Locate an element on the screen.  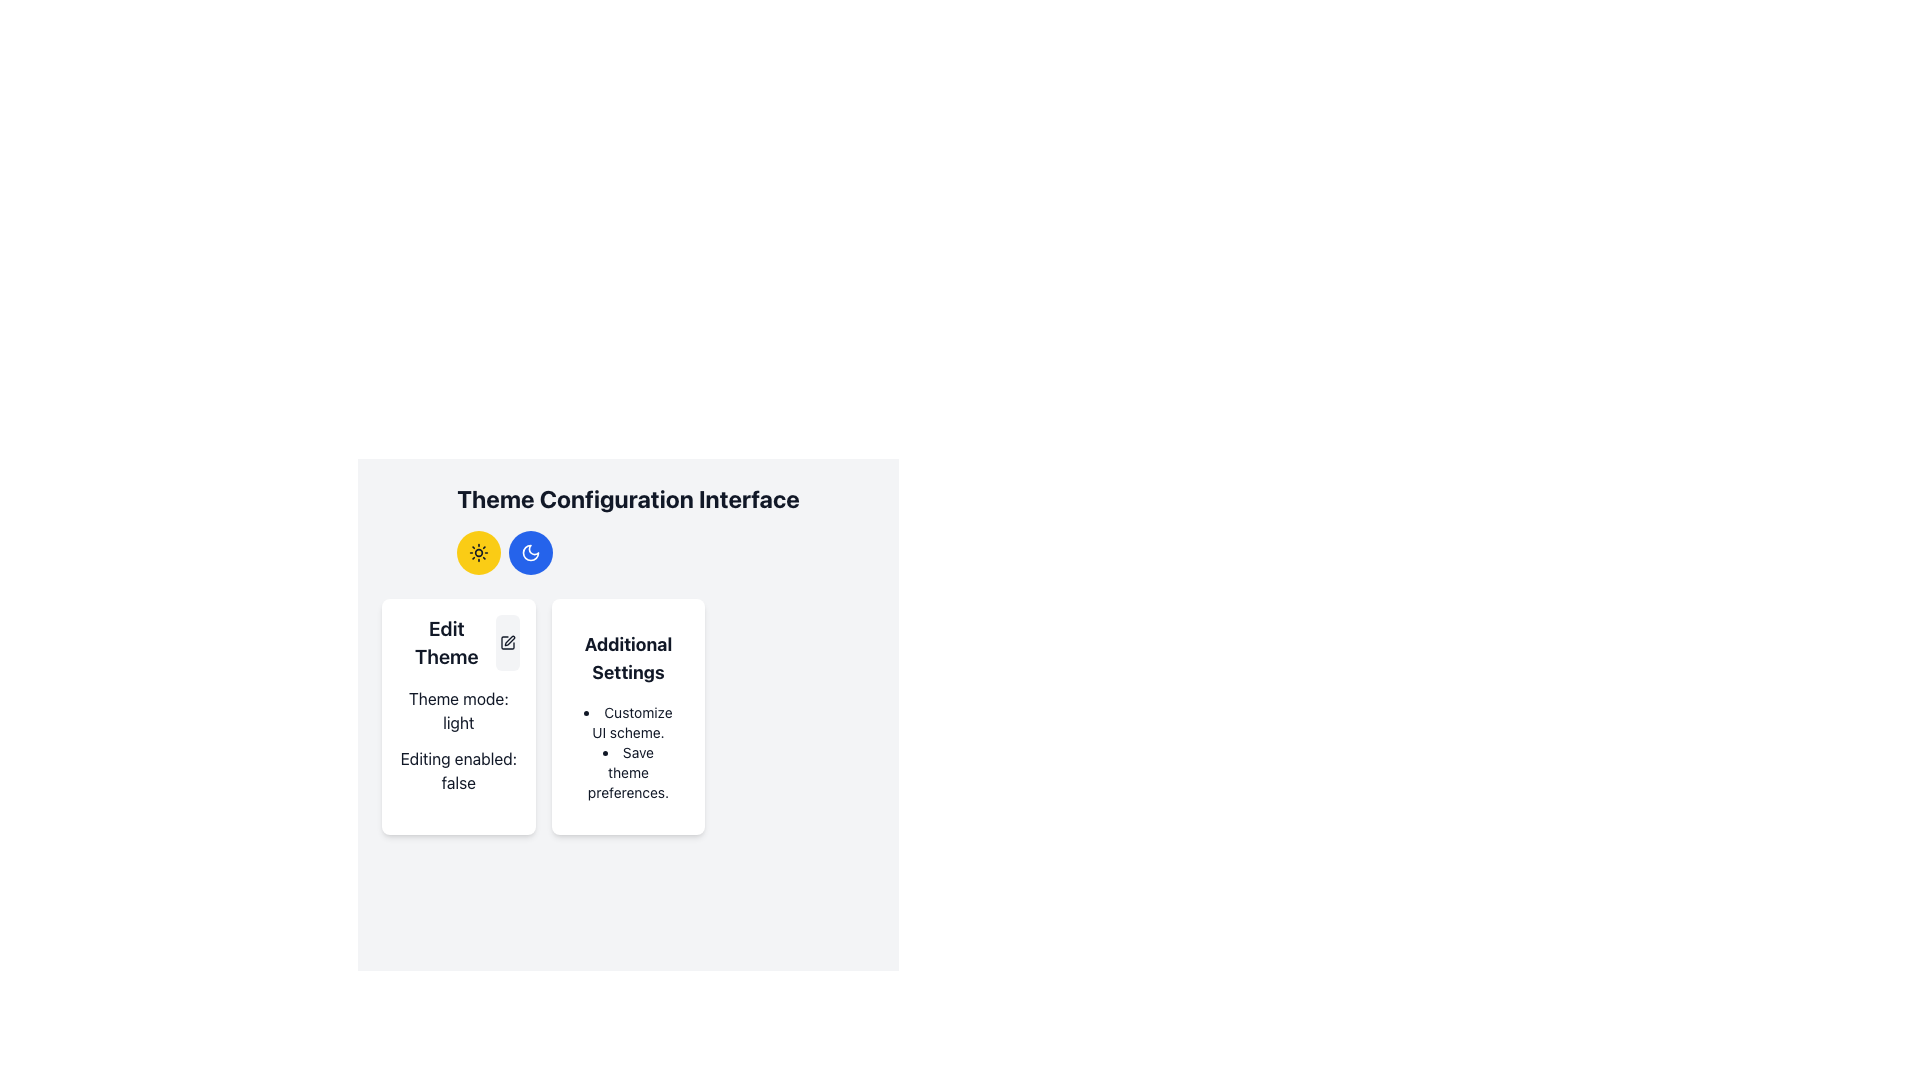
the Text with Icon Indication element that indicates the editable nature of the theme settings, located at the top left of the theme settings card is located at coordinates (457, 643).